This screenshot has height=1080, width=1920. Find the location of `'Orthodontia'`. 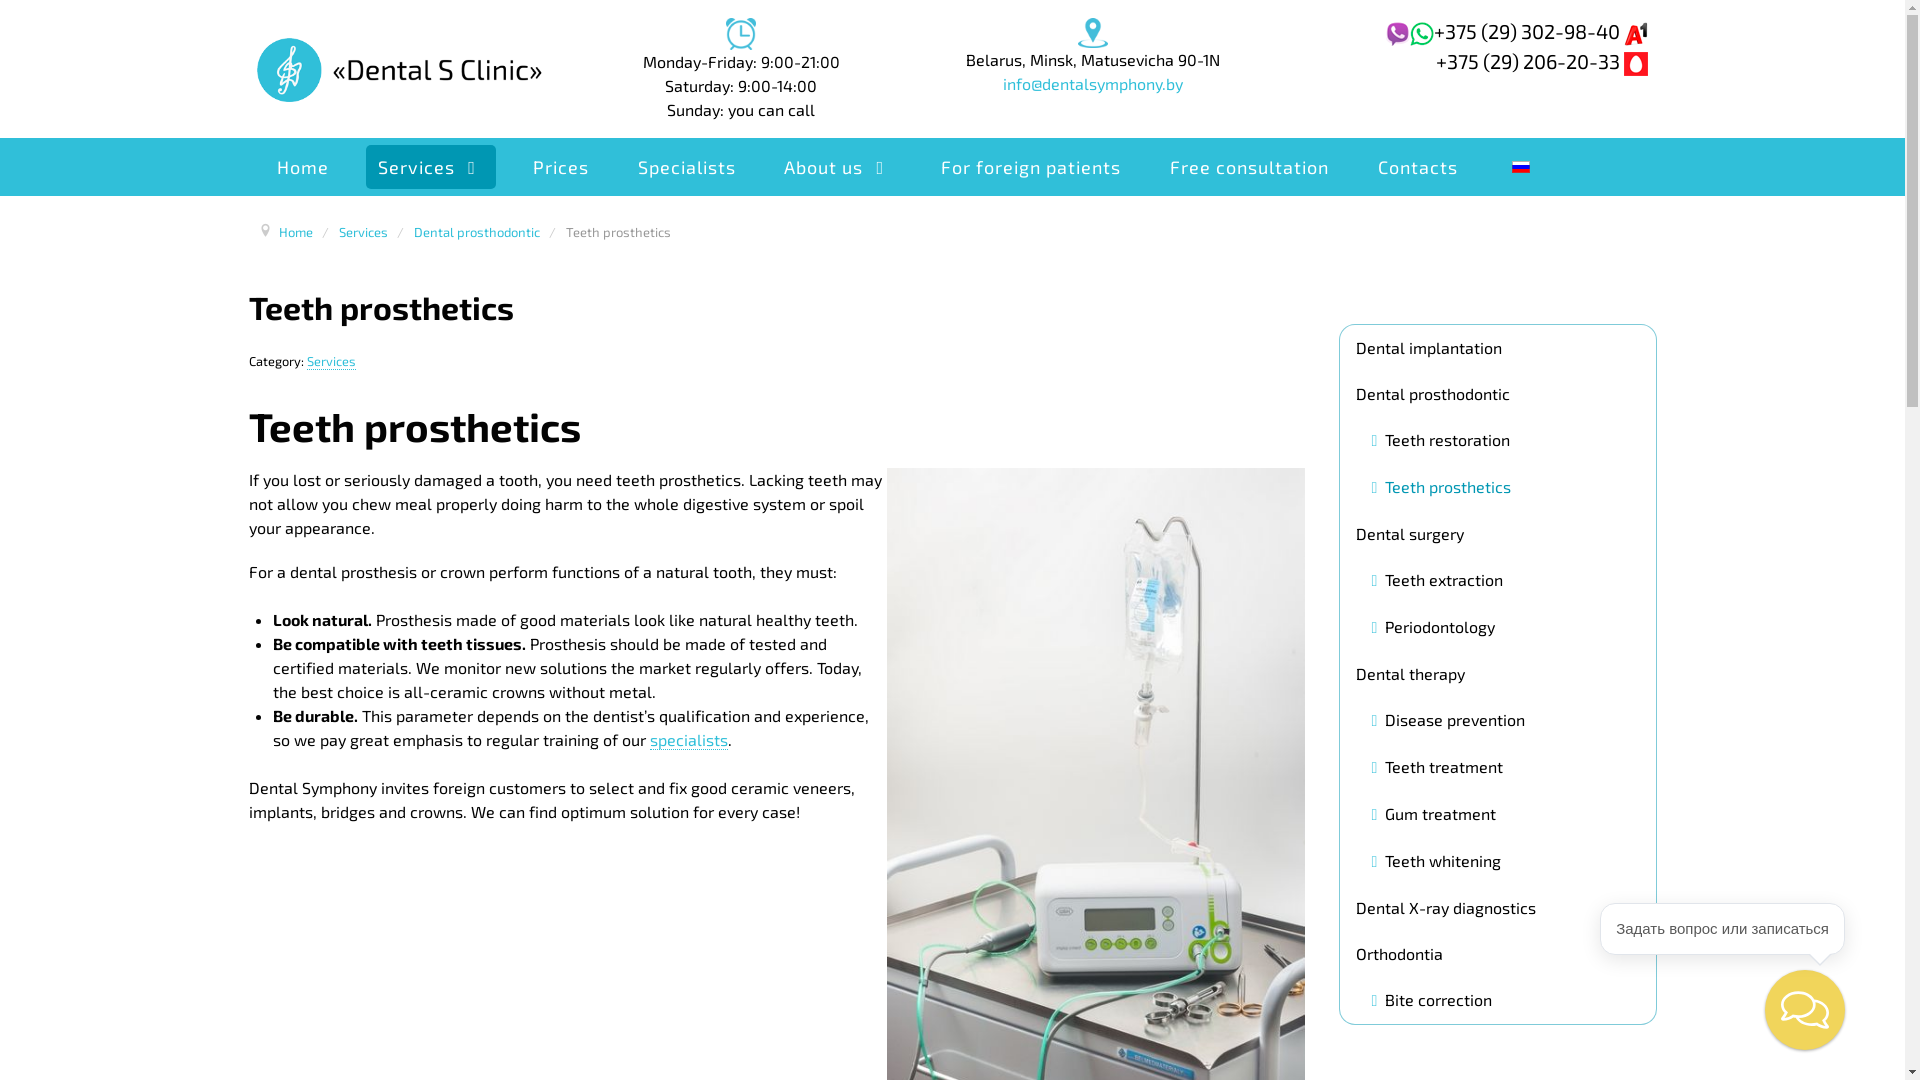

'Orthodontia' is located at coordinates (1497, 951).